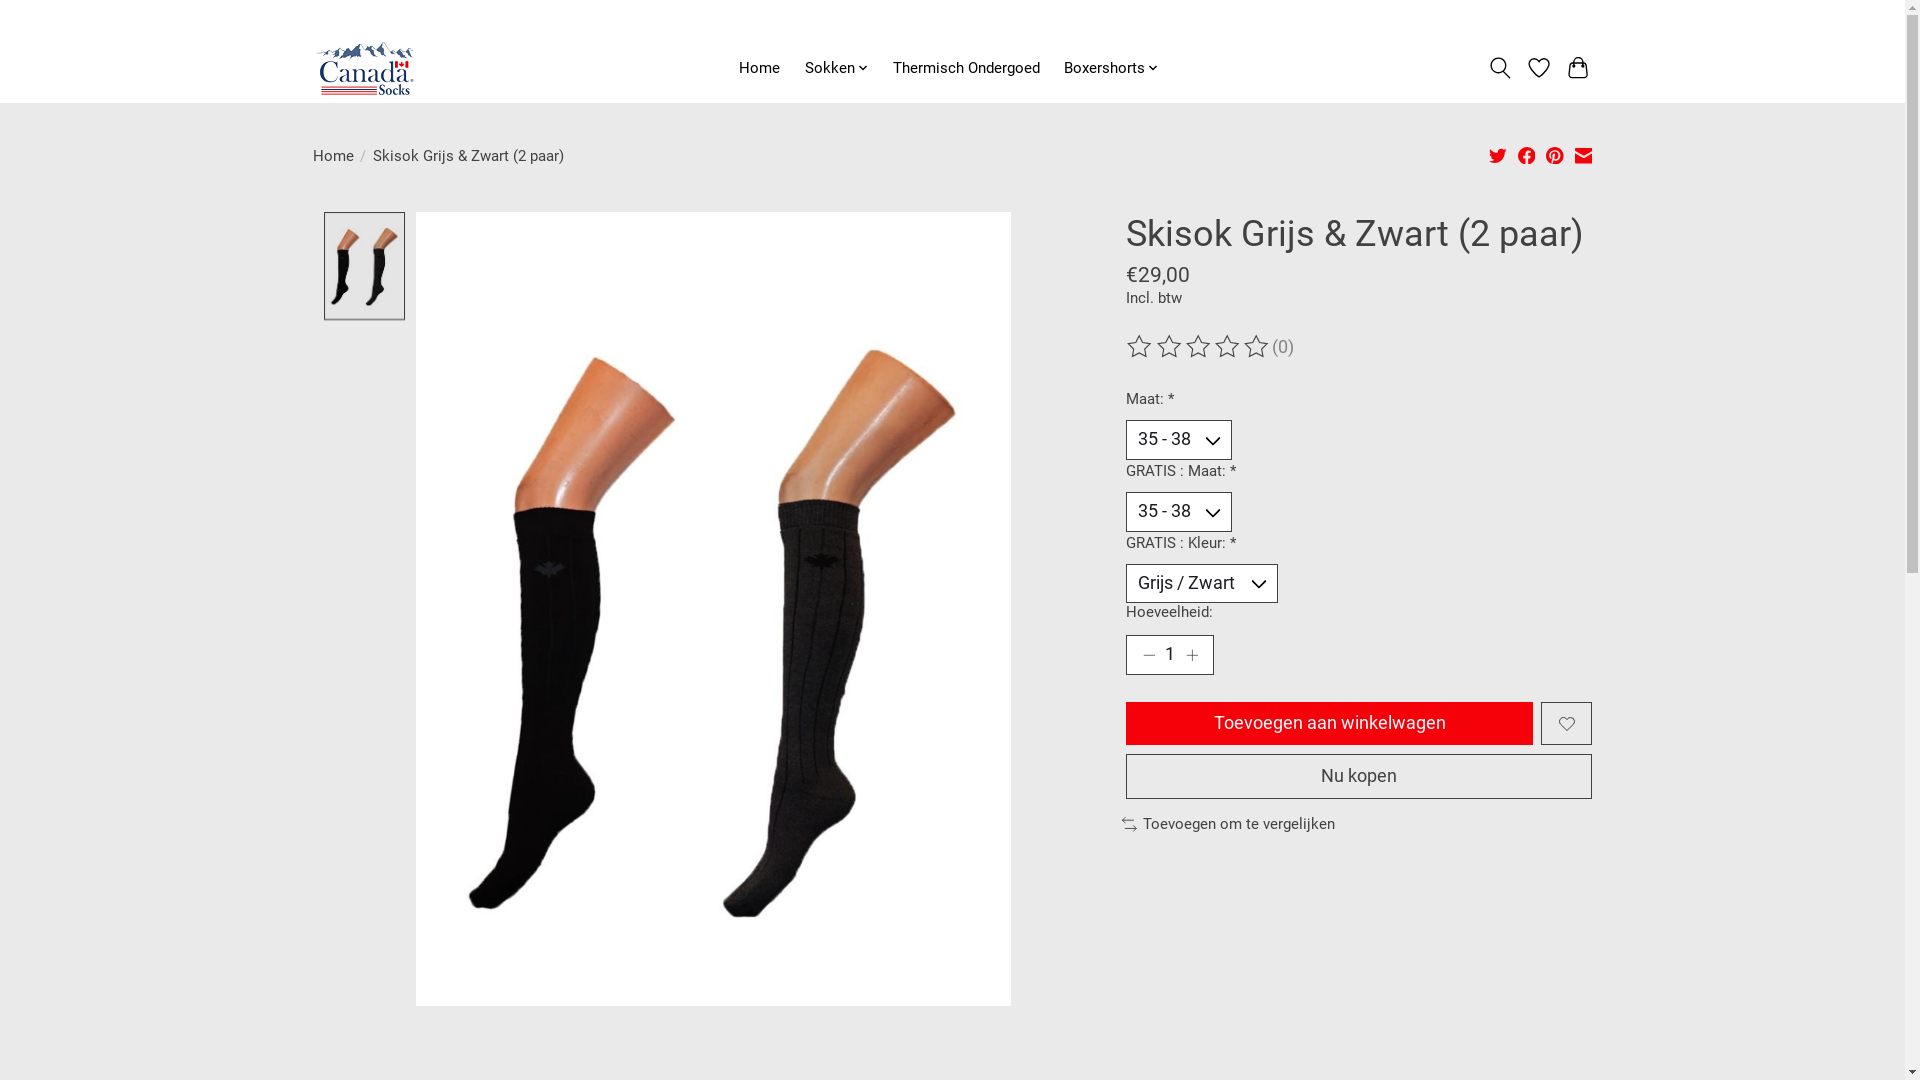  I want to click on 'Nu kopen', so click(1358, 775).